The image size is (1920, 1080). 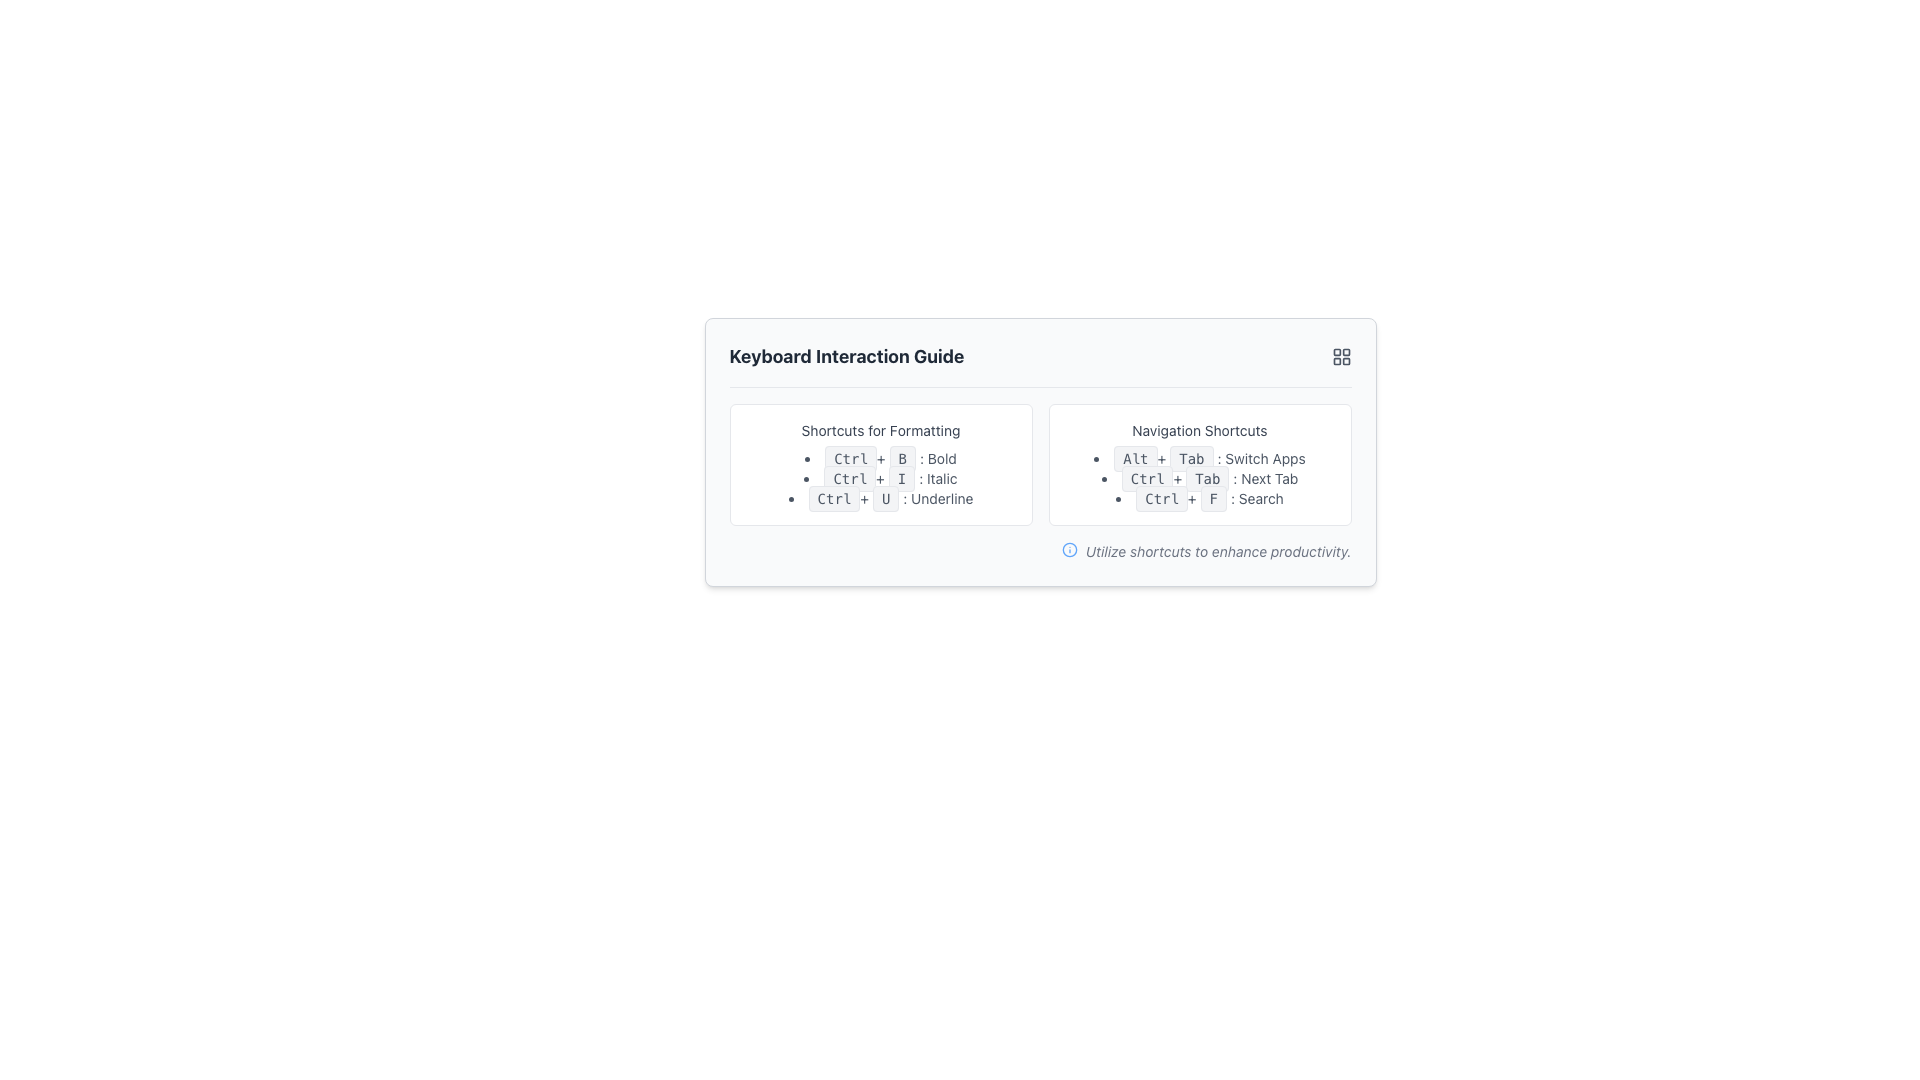 I want to click on the 'Ctrl' text label styled to resemble a button in the 'Keyboard Interaction Guide', located in the left-side panel under 'Shortcuts for Formatting', so click(x=834, y=497).